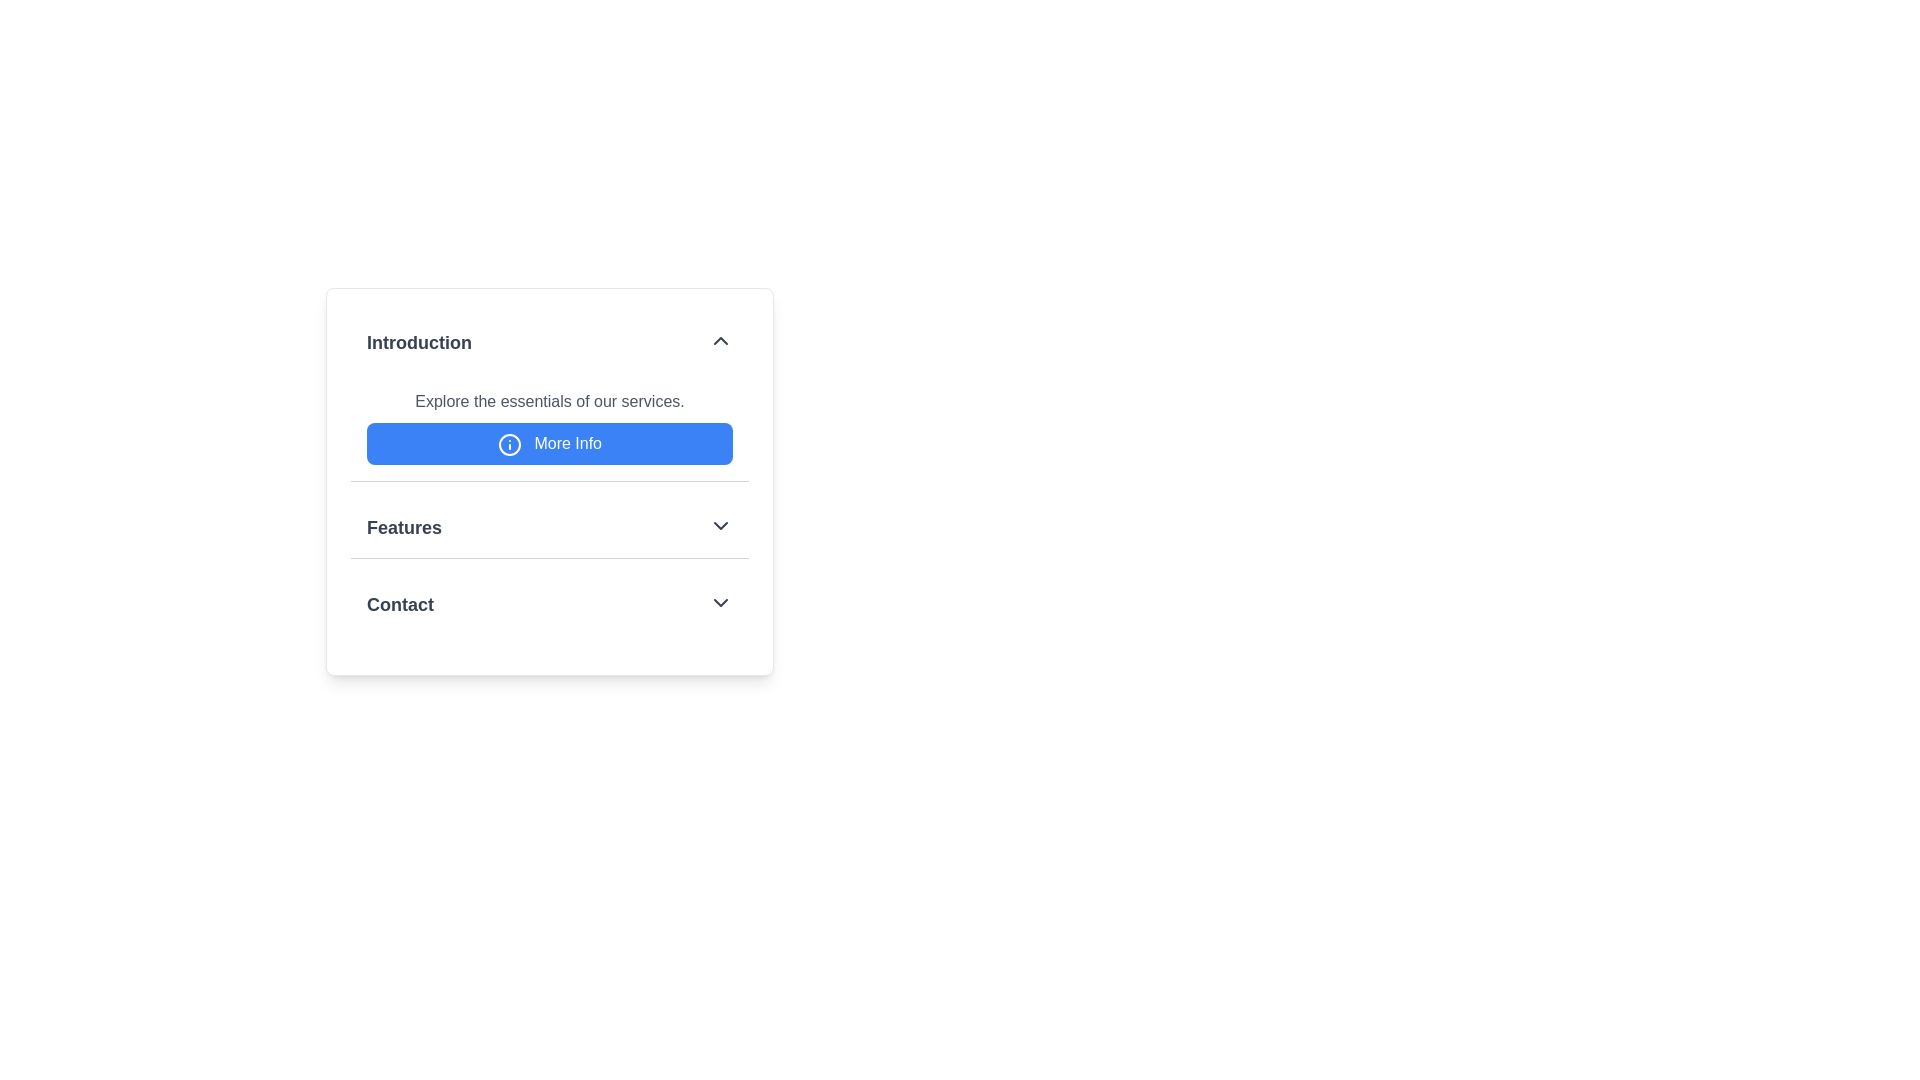 This screenshot has width=1920, height=1080. What do you see at coordinates (550, 527) in the screenshot?
I see `the 'Features' dropdown trigger located in the second section of the vertically stacked card layout` at bounding box center [550, 527].